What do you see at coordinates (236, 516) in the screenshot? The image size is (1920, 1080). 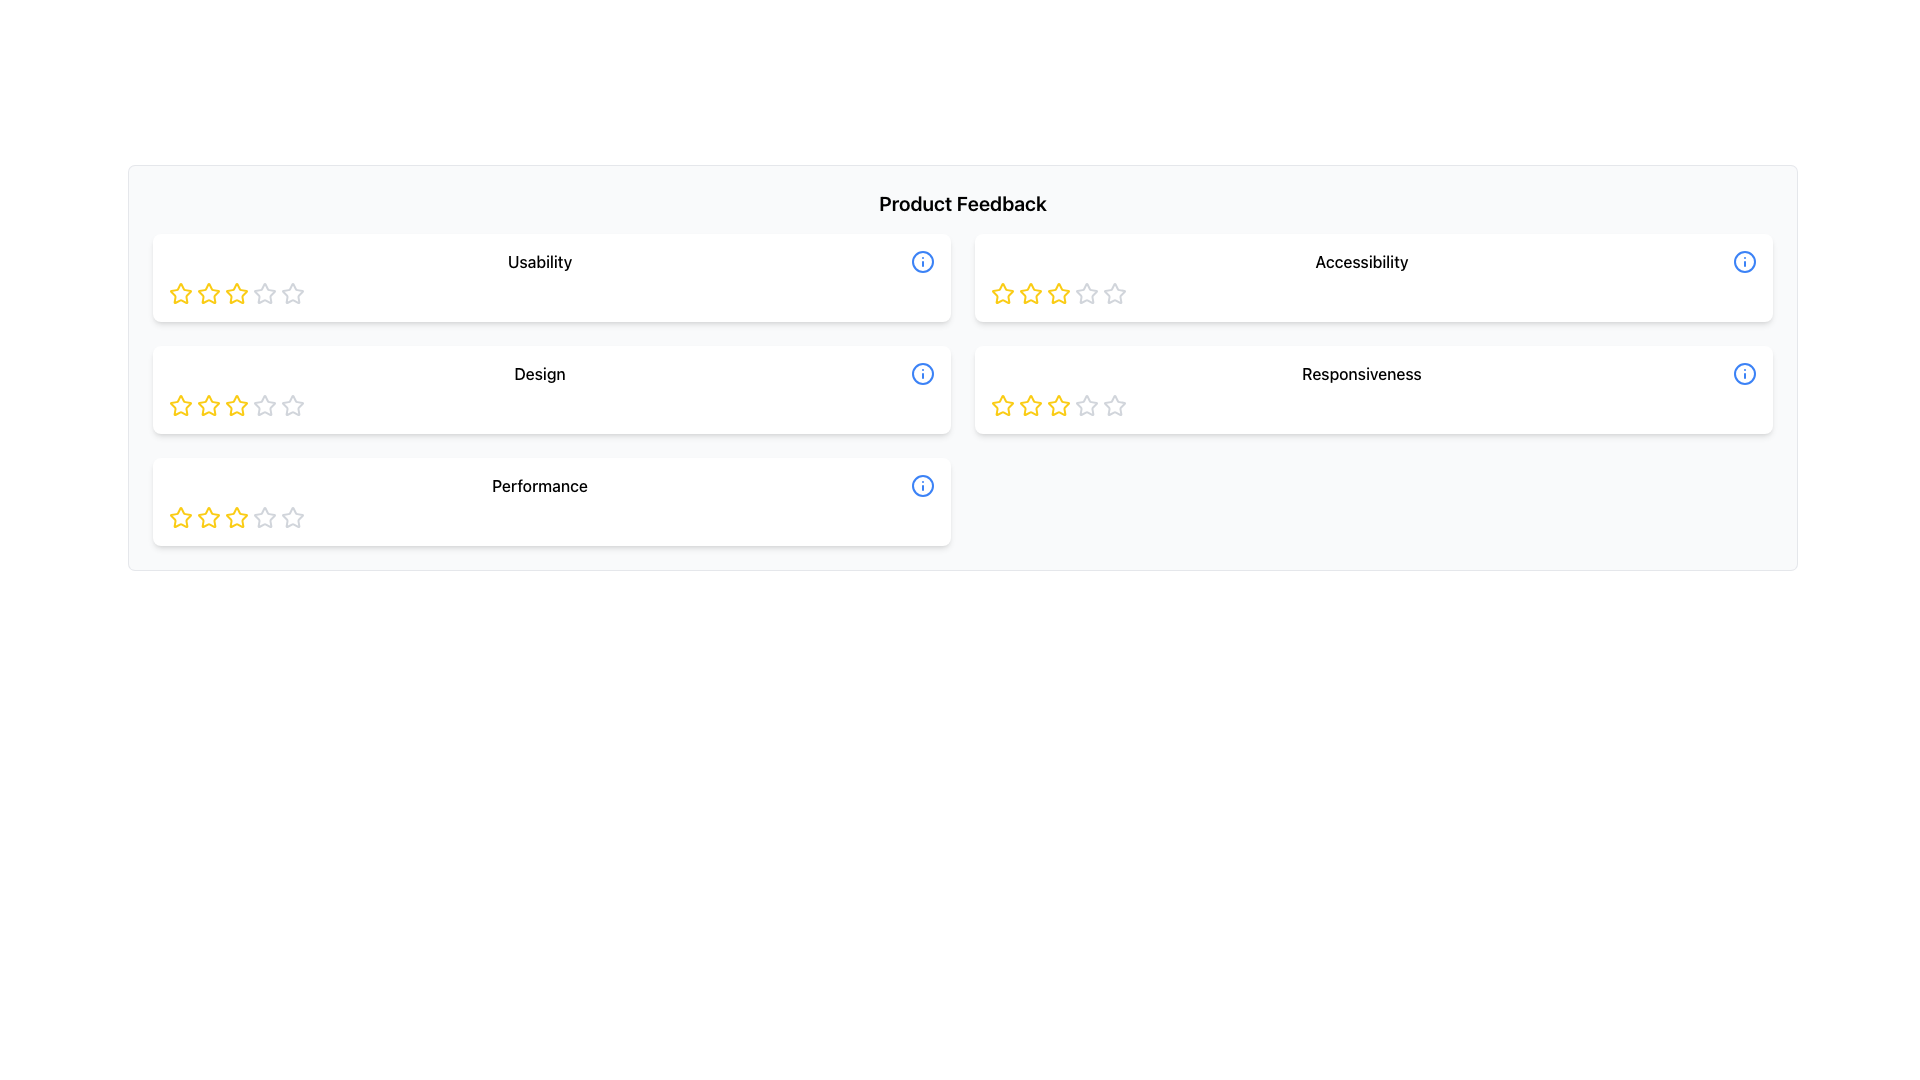 I see `the third star in the star rating icon group under the 'Performance' section` at bounding box center [236, 516].